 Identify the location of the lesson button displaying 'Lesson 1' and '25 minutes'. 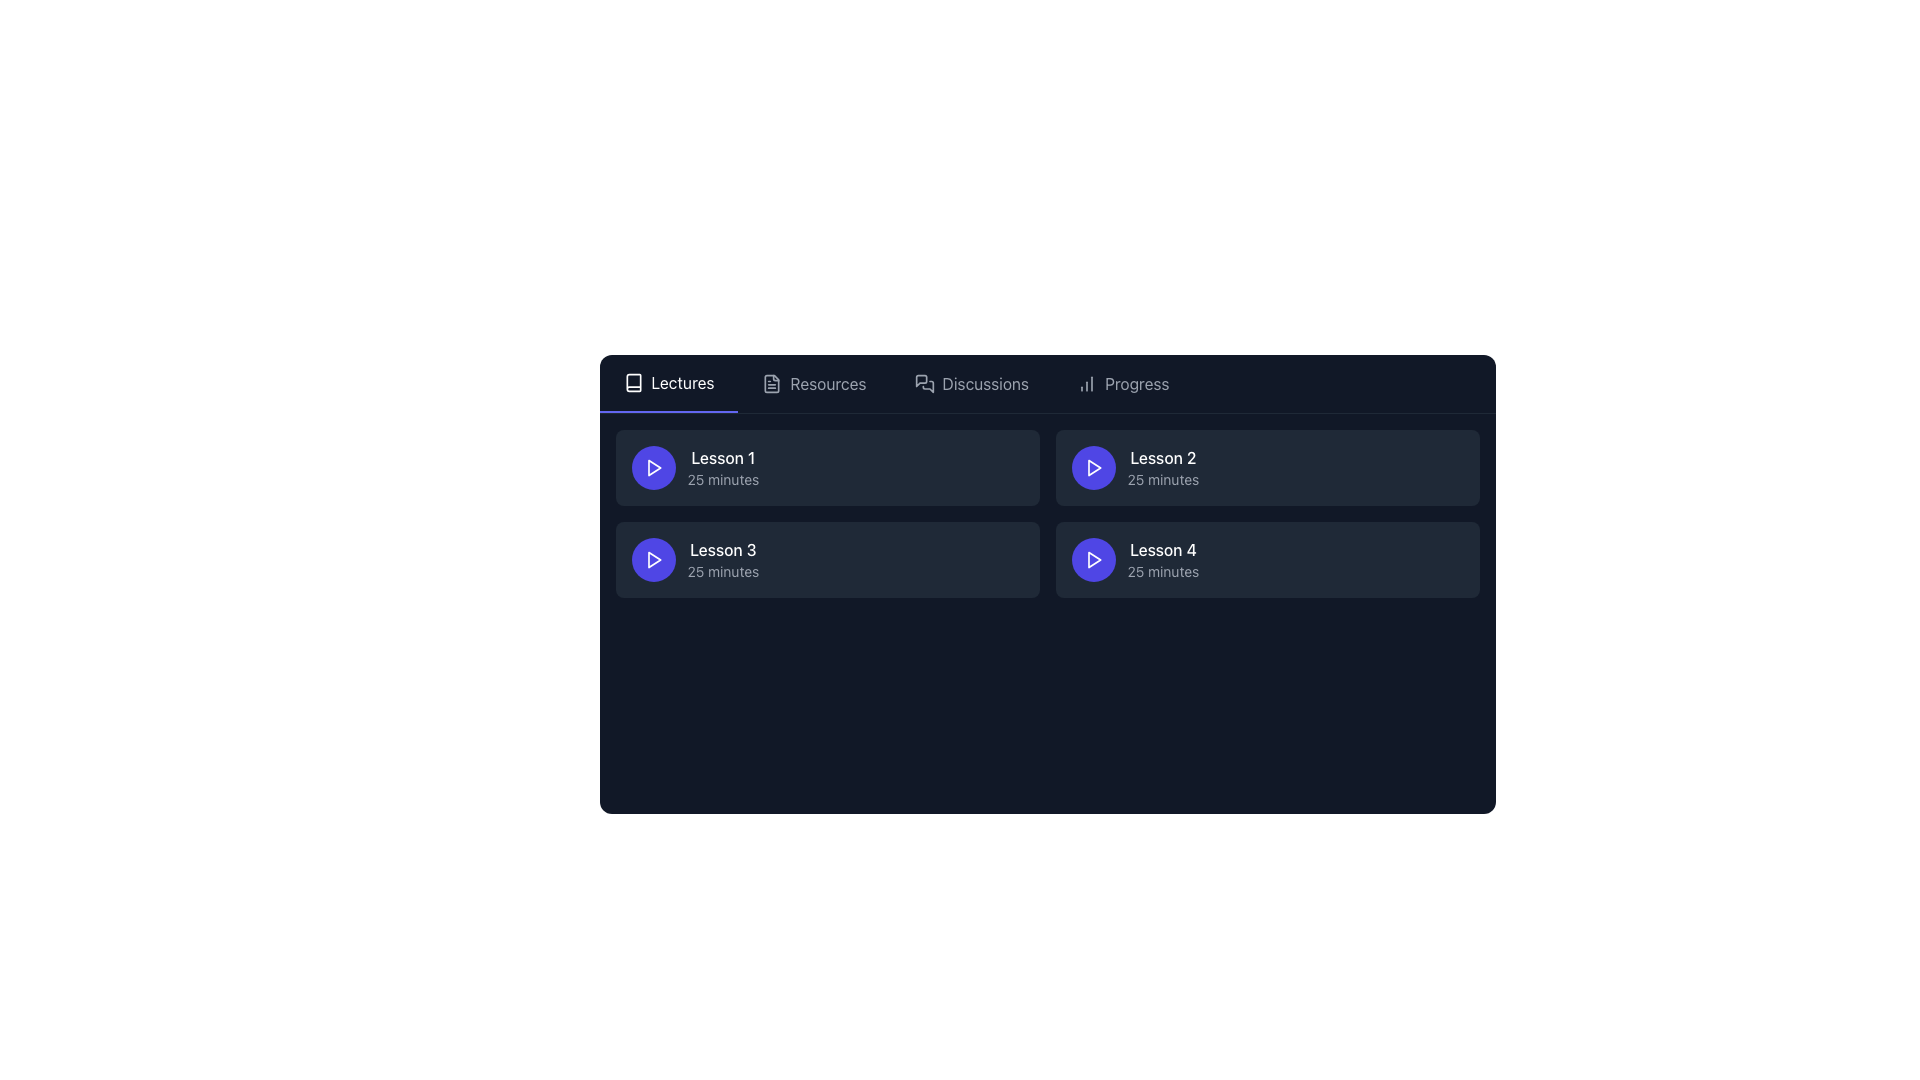
(827, 467).